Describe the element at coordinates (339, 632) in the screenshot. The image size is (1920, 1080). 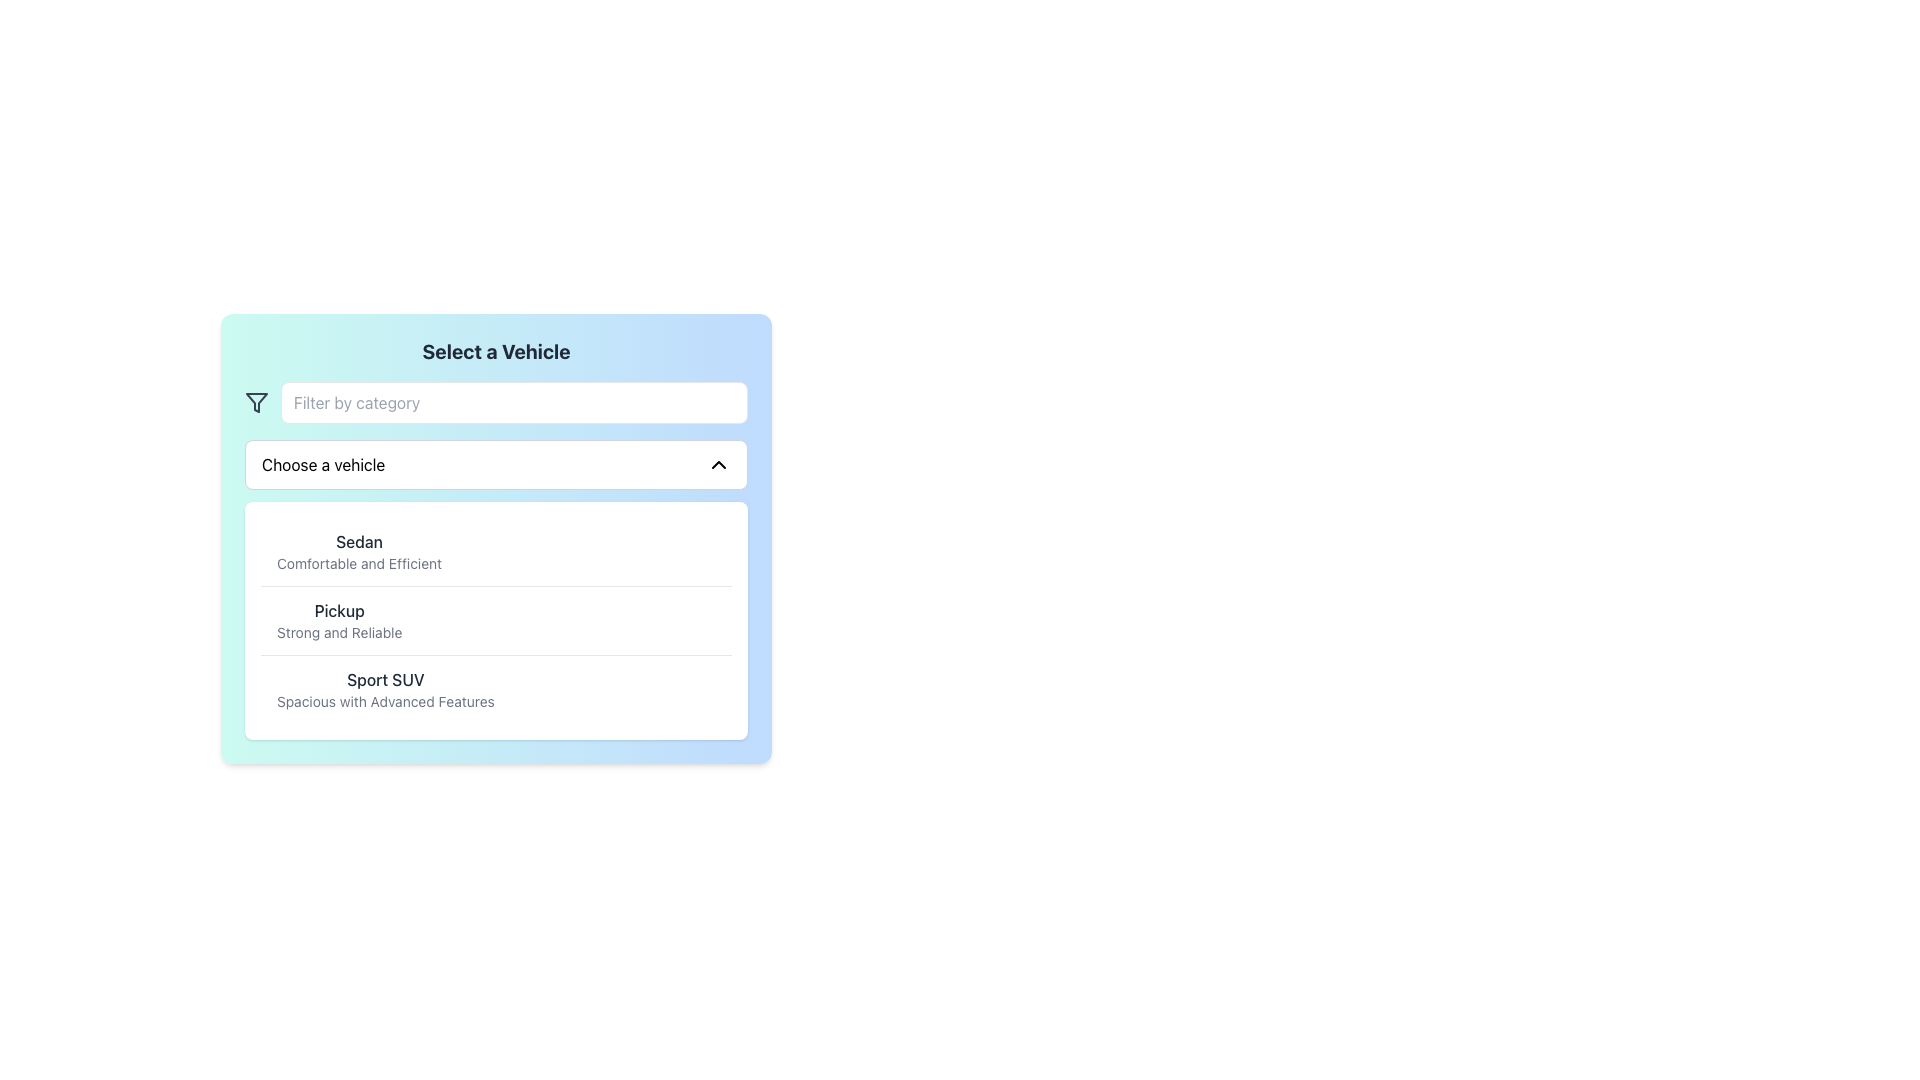
I see `the supplementary description text for the 'Pickup' item, which is located beneath the title 'Pickup' in the vertically scrolled list under the category 'Choose a vehicle'` at that location.